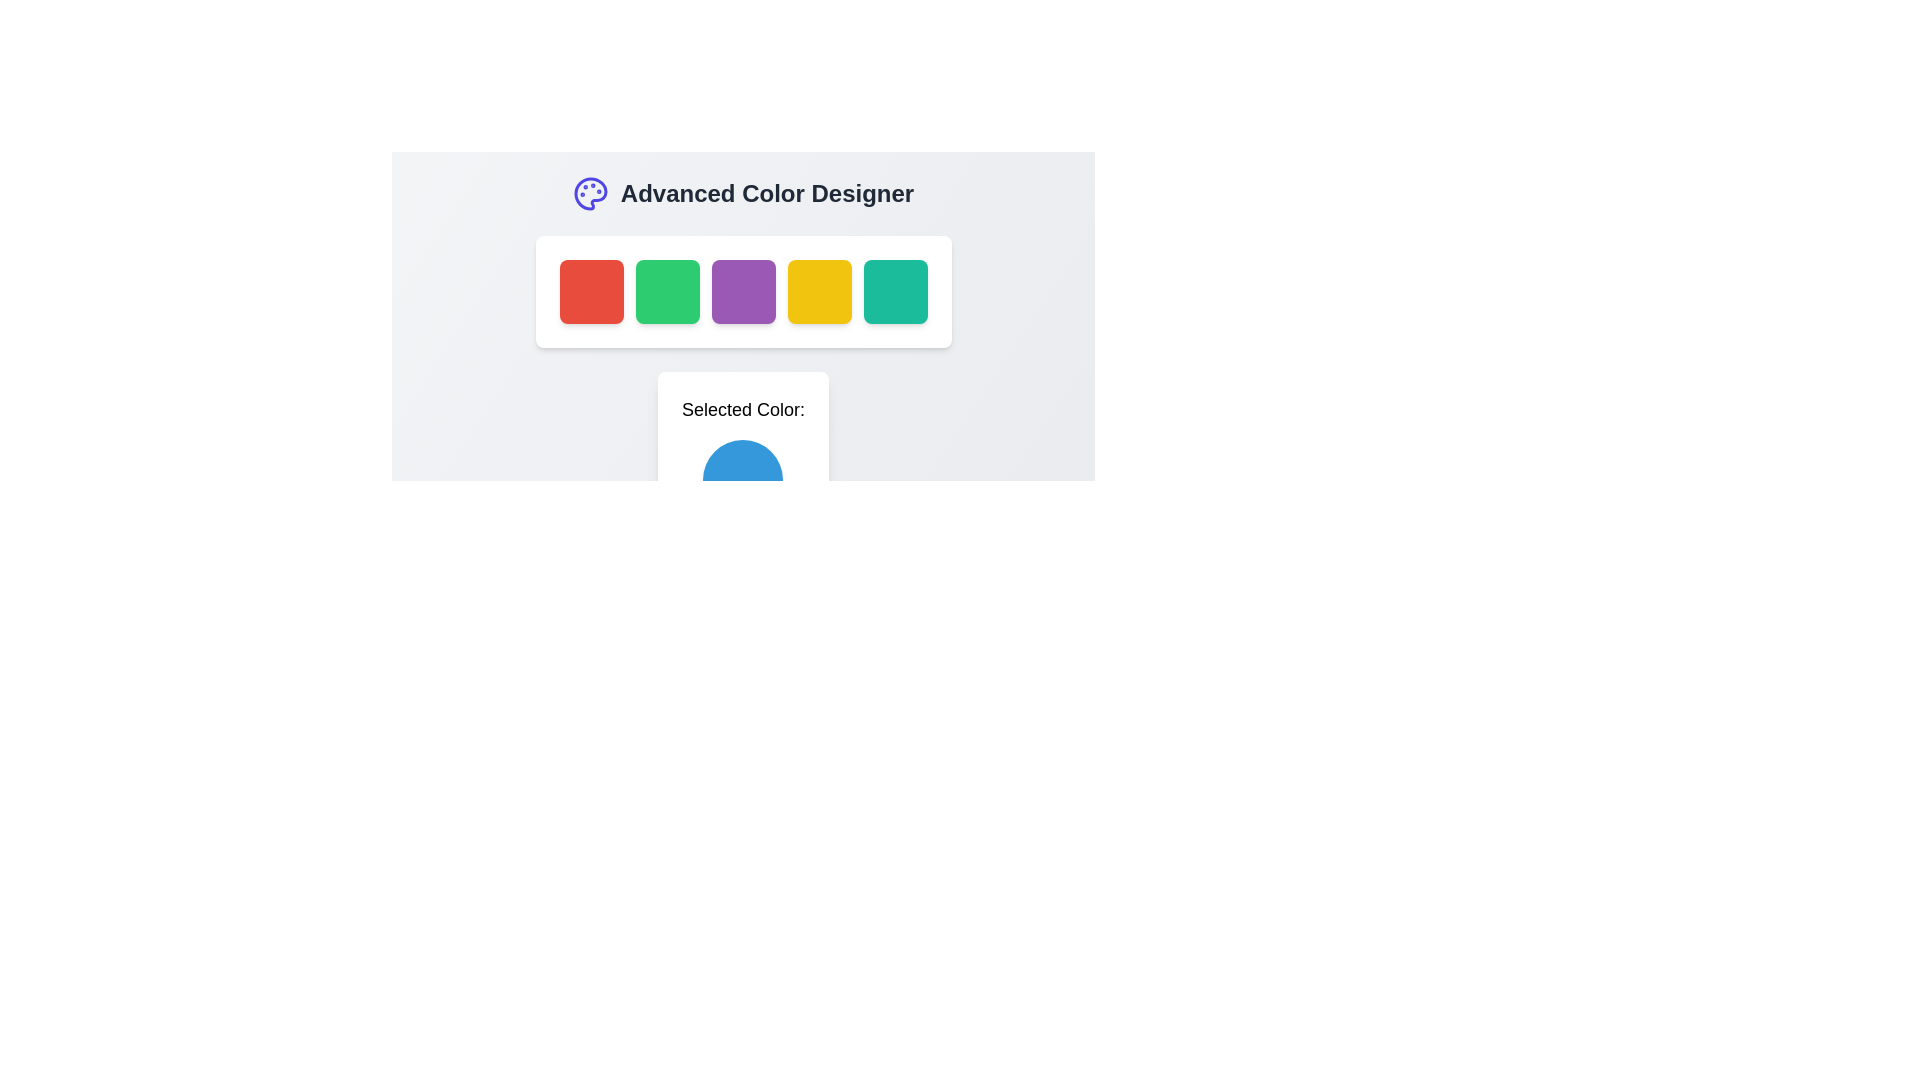  Describe the element at coordinates (742, 292) in the screenshot. I see `the third button in the horizontal row of six square buttons` at that location.